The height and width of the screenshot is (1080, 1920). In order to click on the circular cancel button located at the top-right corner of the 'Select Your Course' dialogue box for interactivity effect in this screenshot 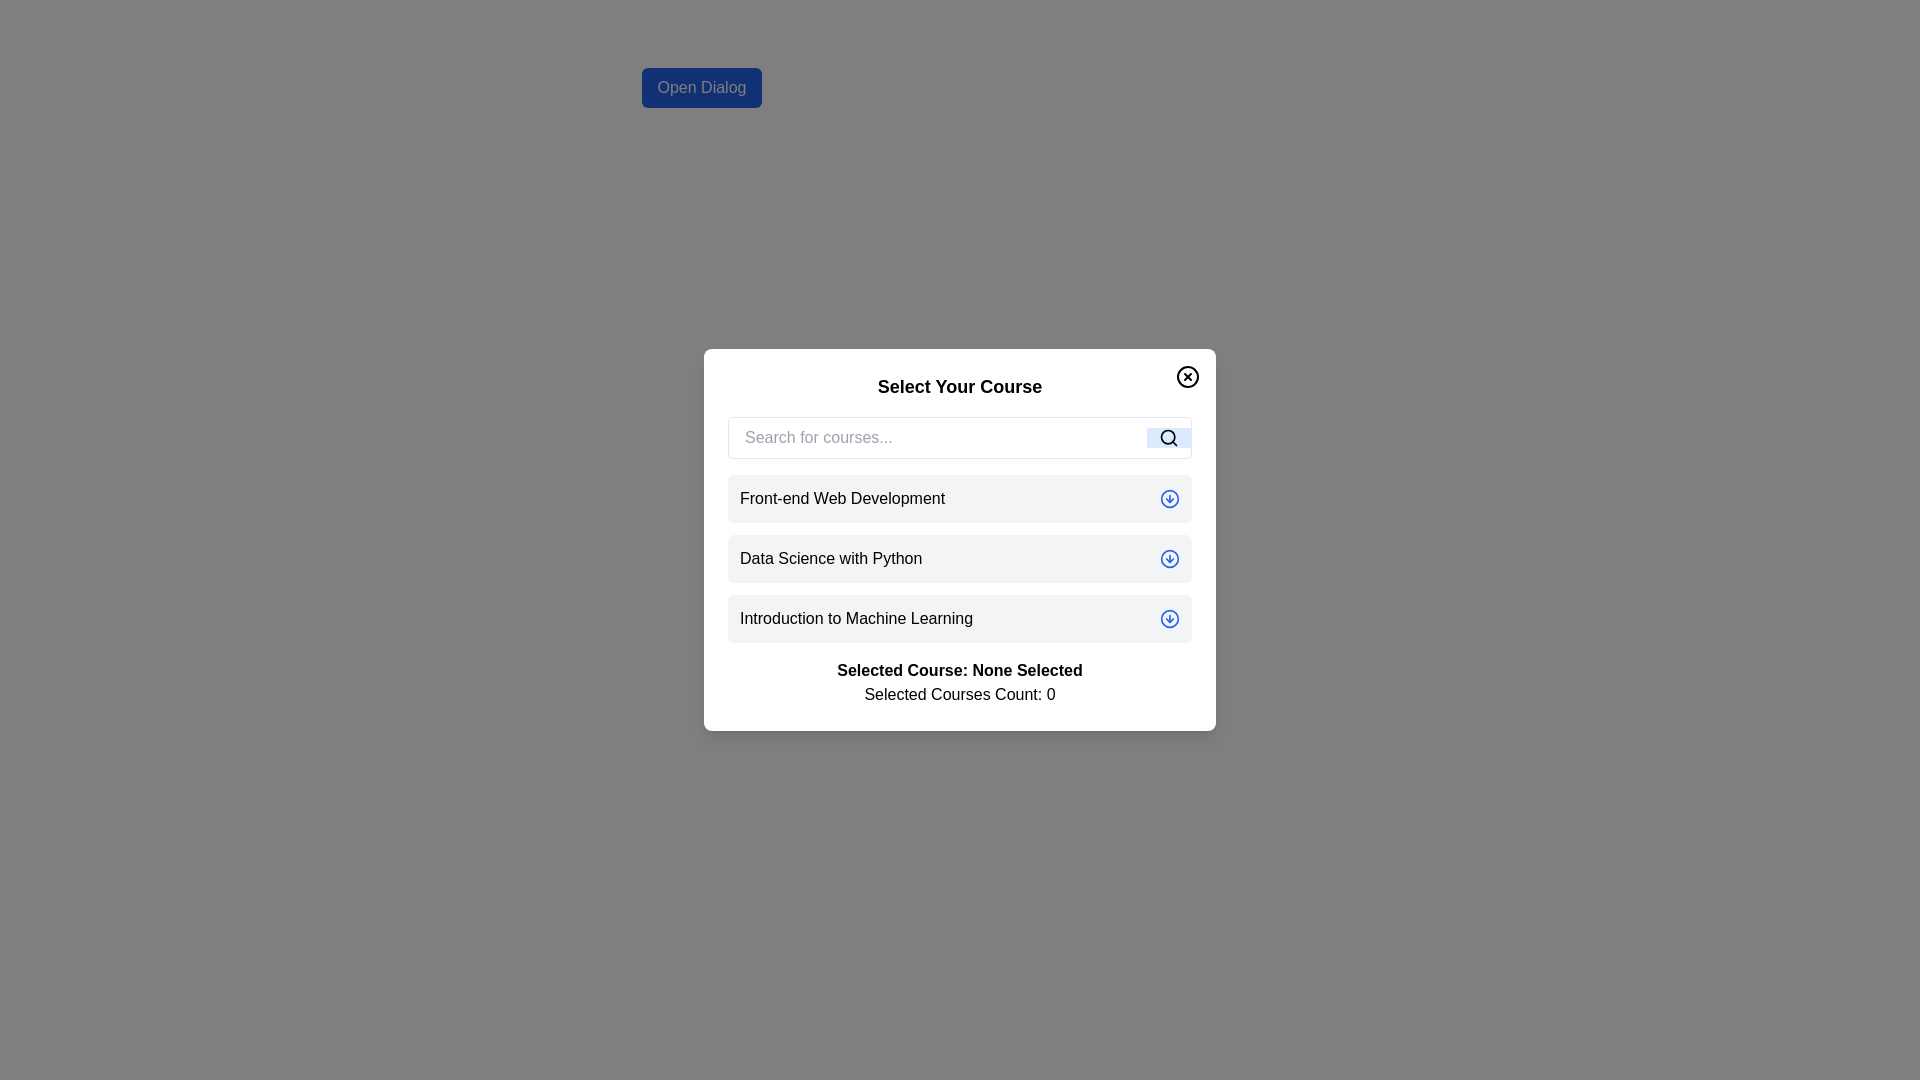, I will do `click(1188, 377)`.